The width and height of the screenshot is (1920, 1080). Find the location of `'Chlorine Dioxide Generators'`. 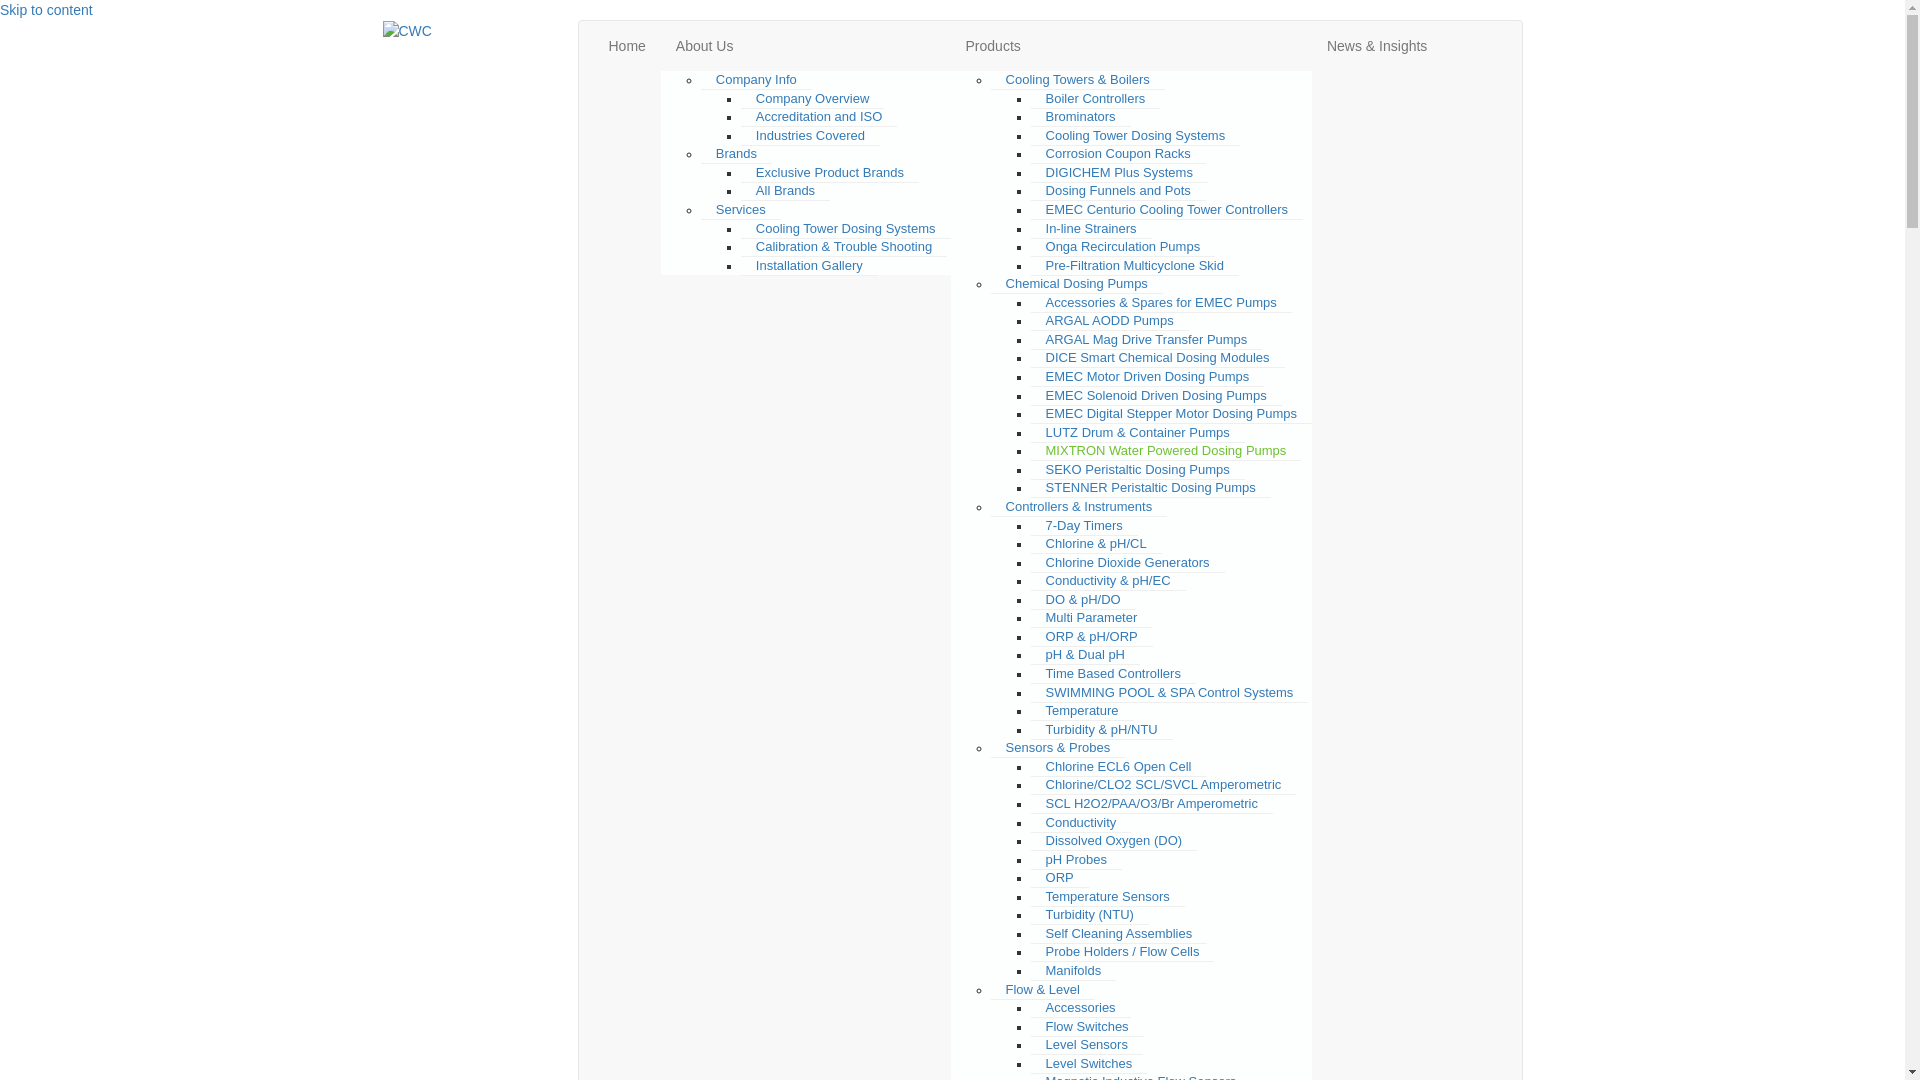

'Chlorine Dioxide Generators' is located at coordinates (1128, 563).